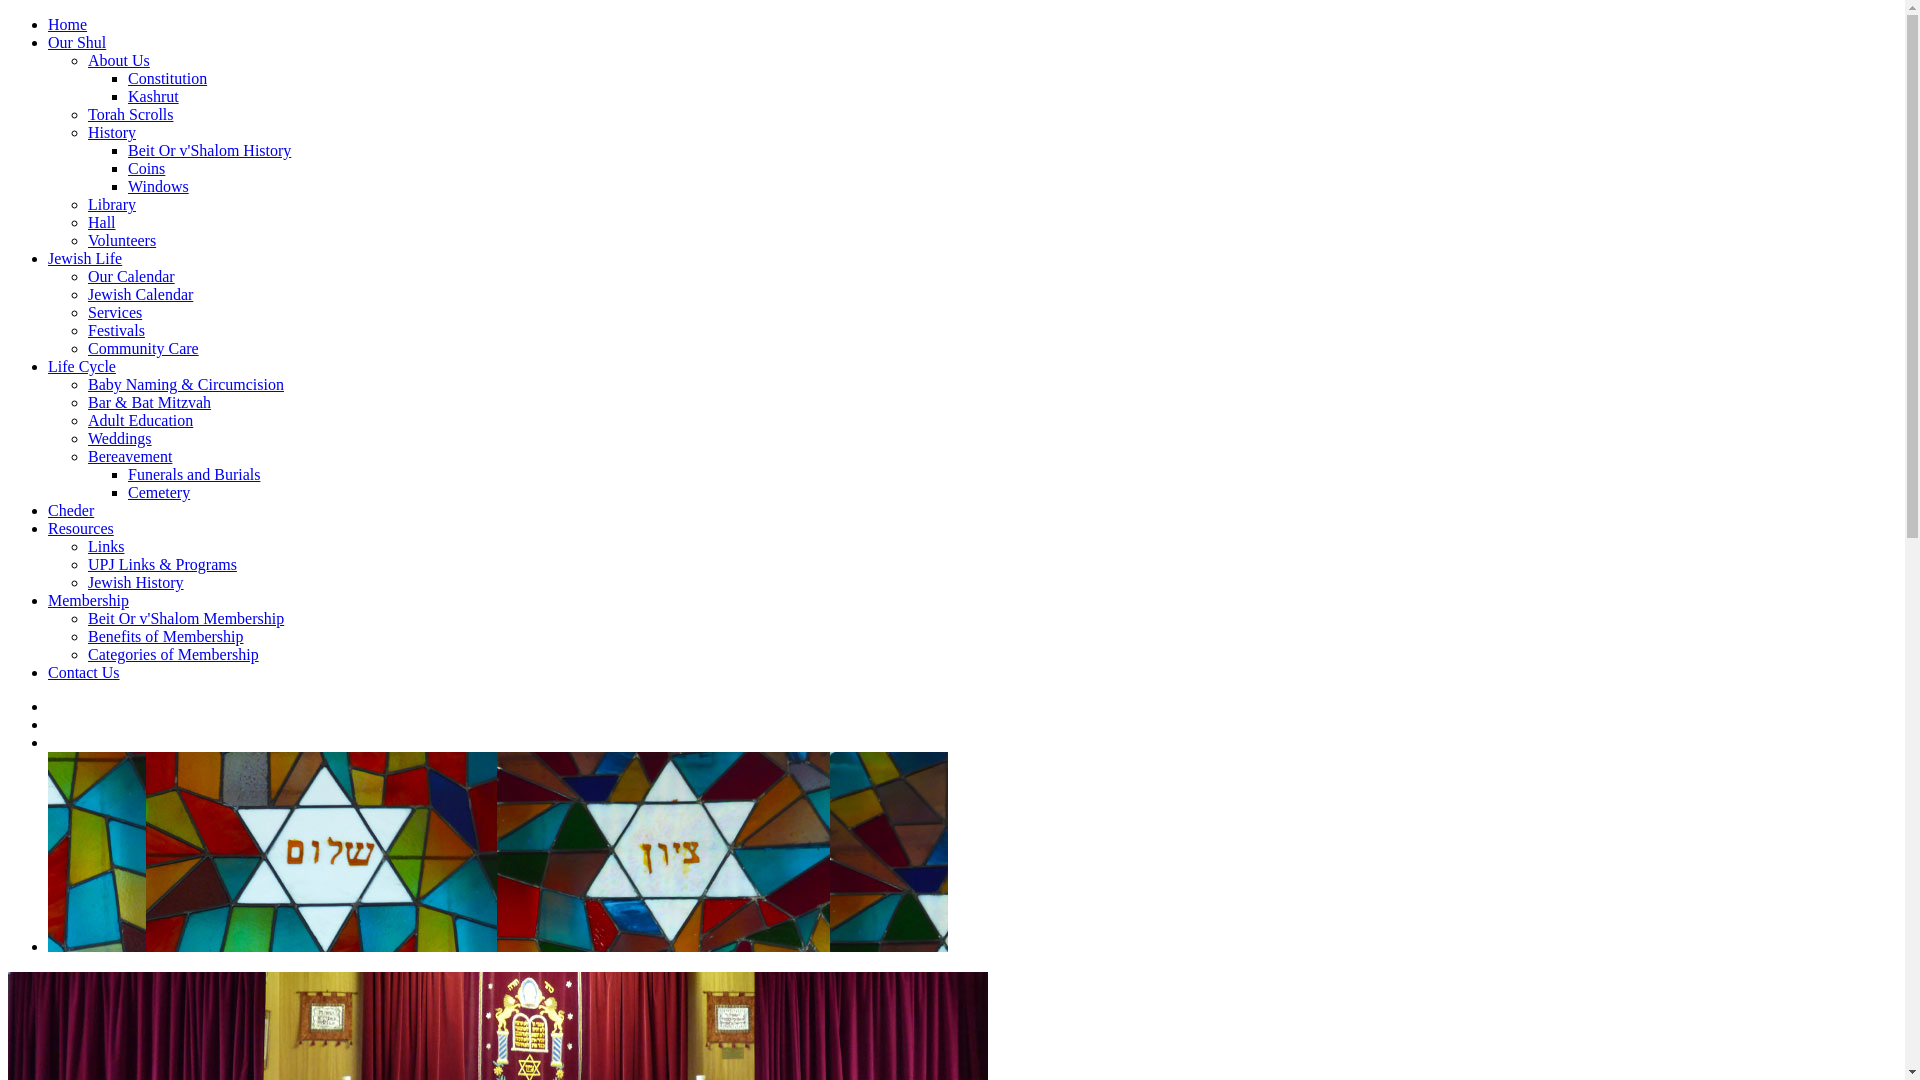 The image size is (1920, 1080). I want to click on 'Coins', so click(127, 167).